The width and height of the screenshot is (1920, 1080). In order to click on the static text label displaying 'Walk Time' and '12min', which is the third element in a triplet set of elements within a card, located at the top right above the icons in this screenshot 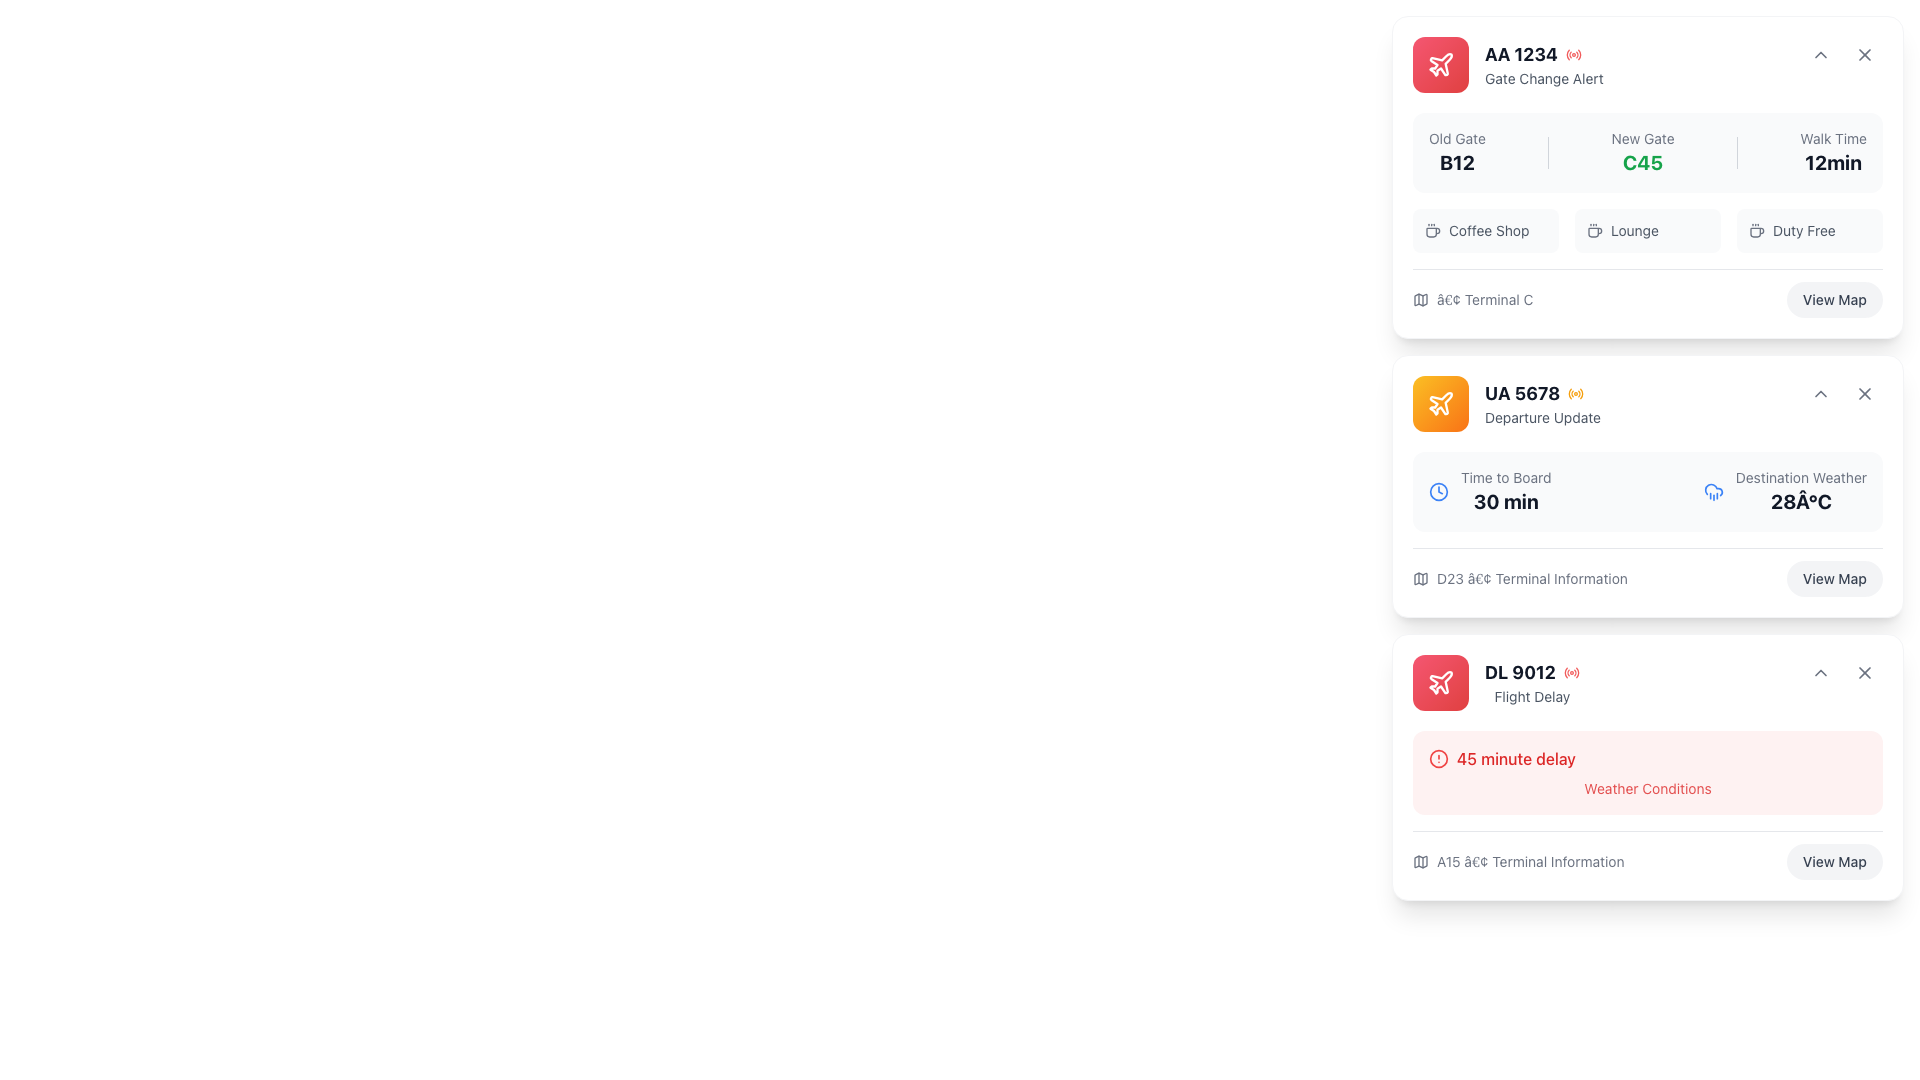, I will do `click(1833, 152)`.